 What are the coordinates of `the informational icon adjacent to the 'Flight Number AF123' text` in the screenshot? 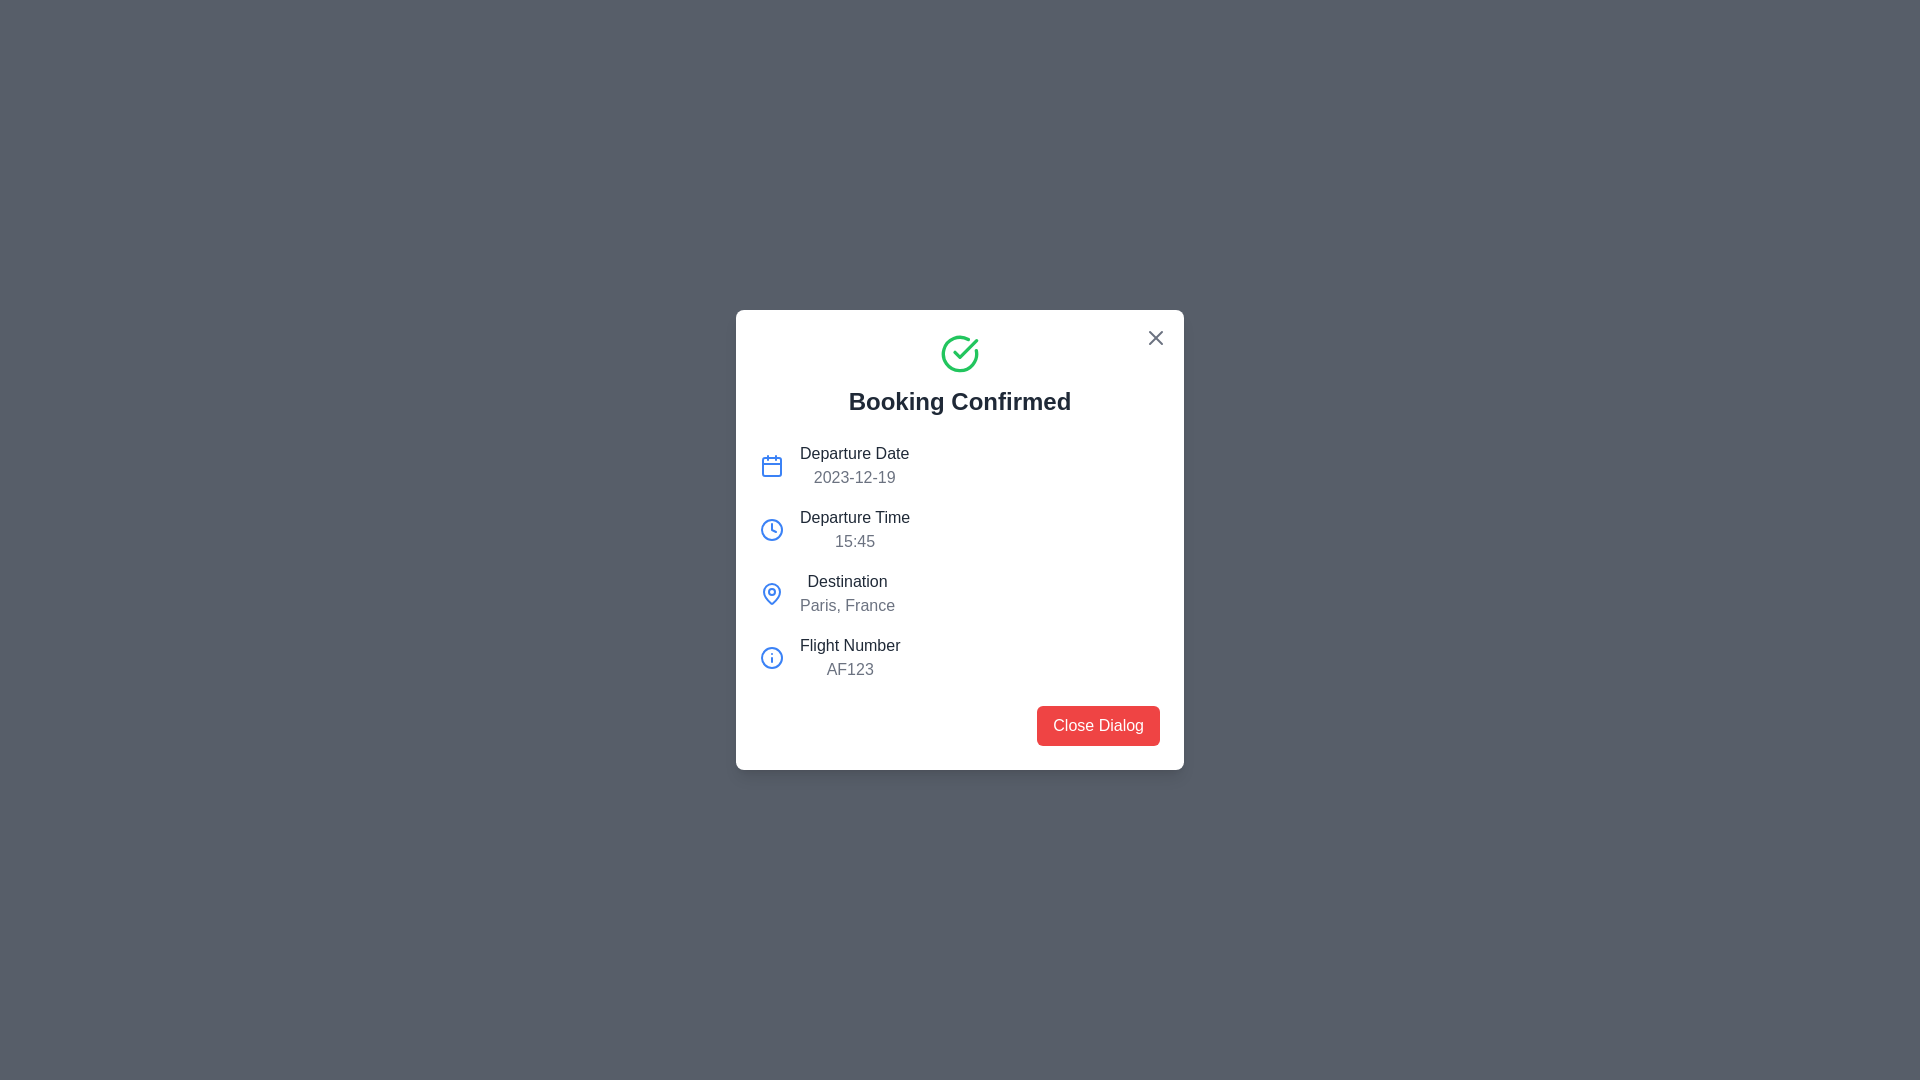 It's located at (771, 658).